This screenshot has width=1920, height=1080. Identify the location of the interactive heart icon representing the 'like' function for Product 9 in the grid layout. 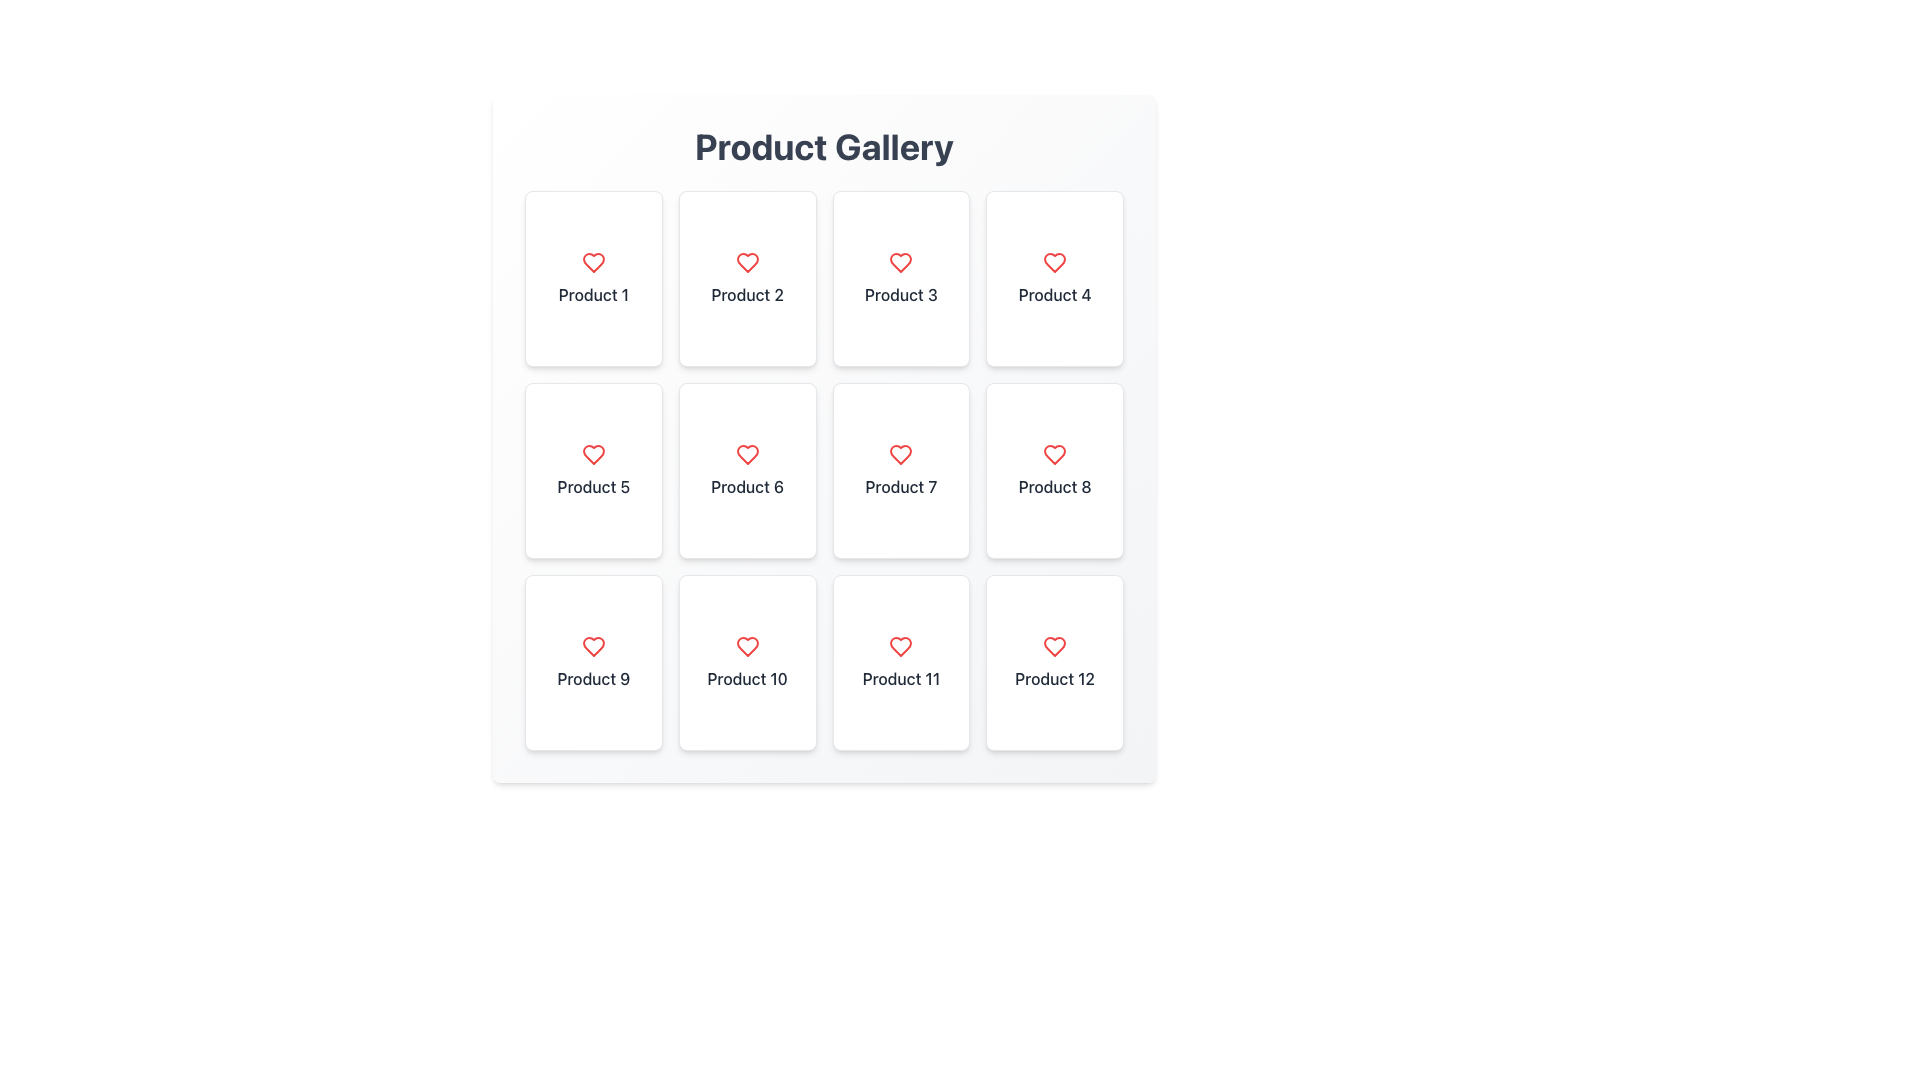
(592, 647).